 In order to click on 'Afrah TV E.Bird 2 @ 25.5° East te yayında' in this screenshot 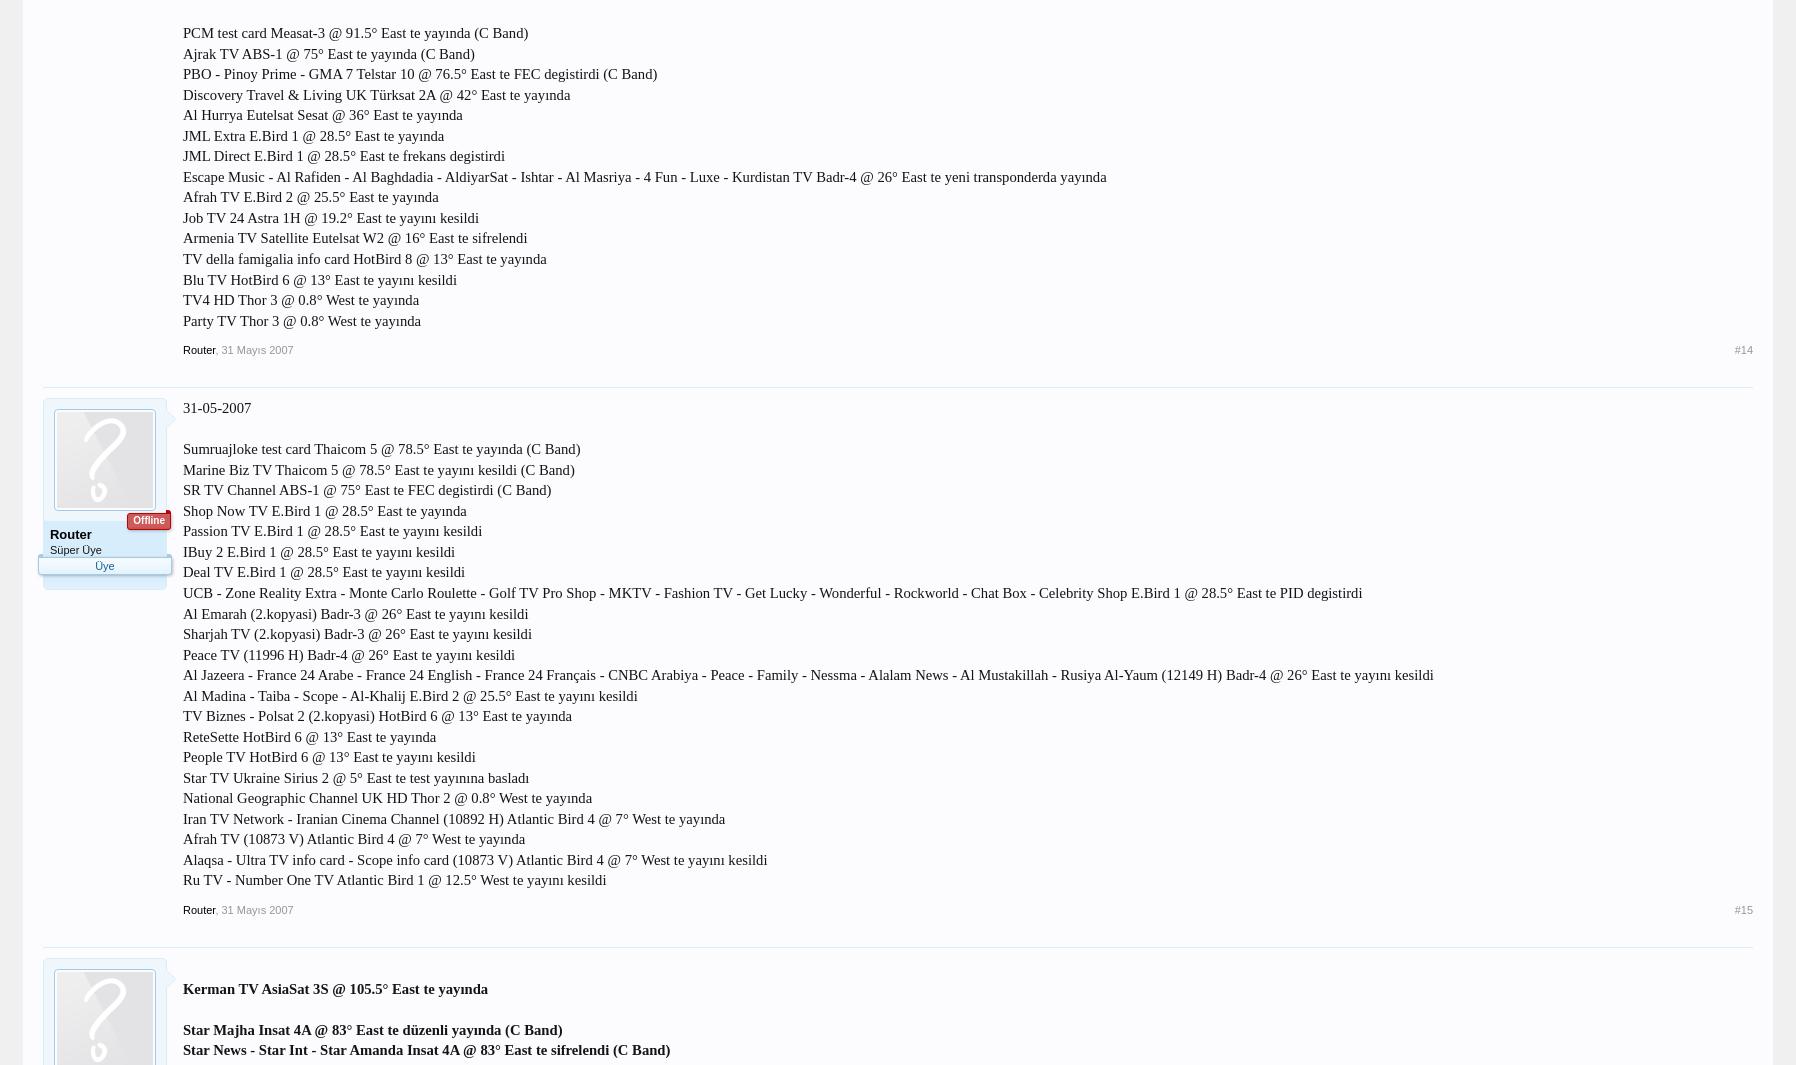, I will do `click(180, 196)`.